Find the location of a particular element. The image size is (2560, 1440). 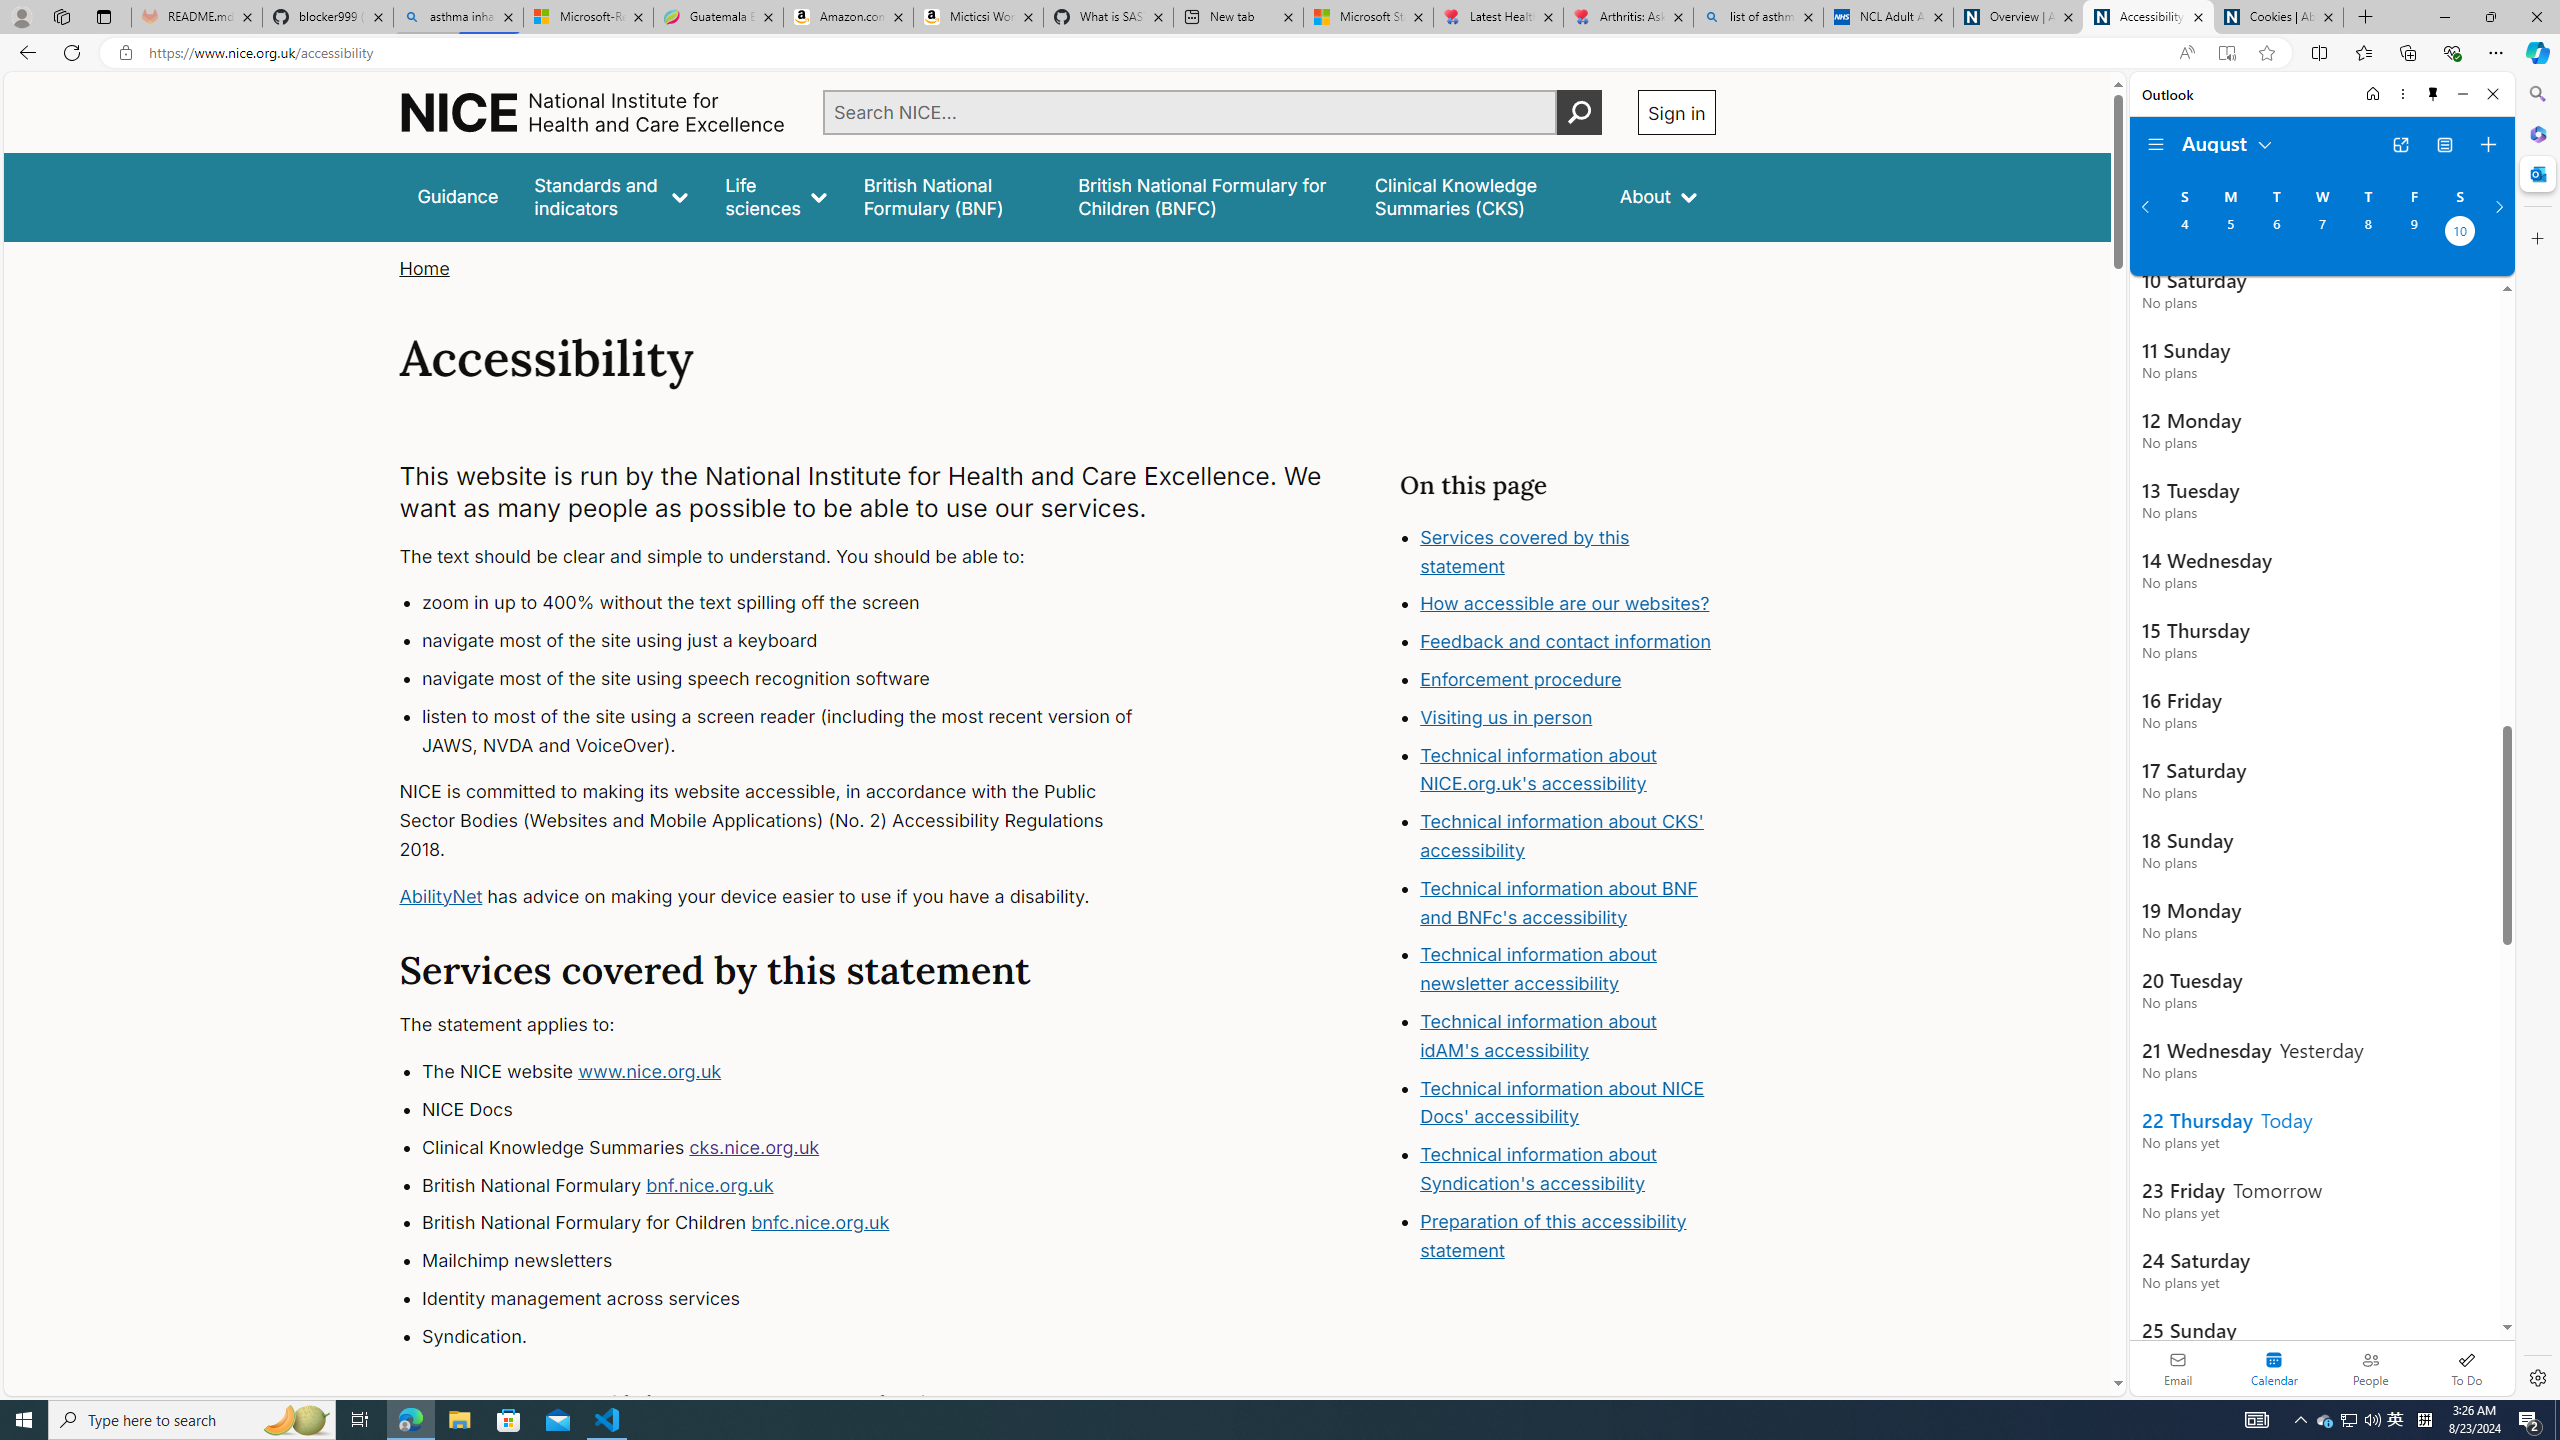

'About' is located at coordinates (1656, 196).